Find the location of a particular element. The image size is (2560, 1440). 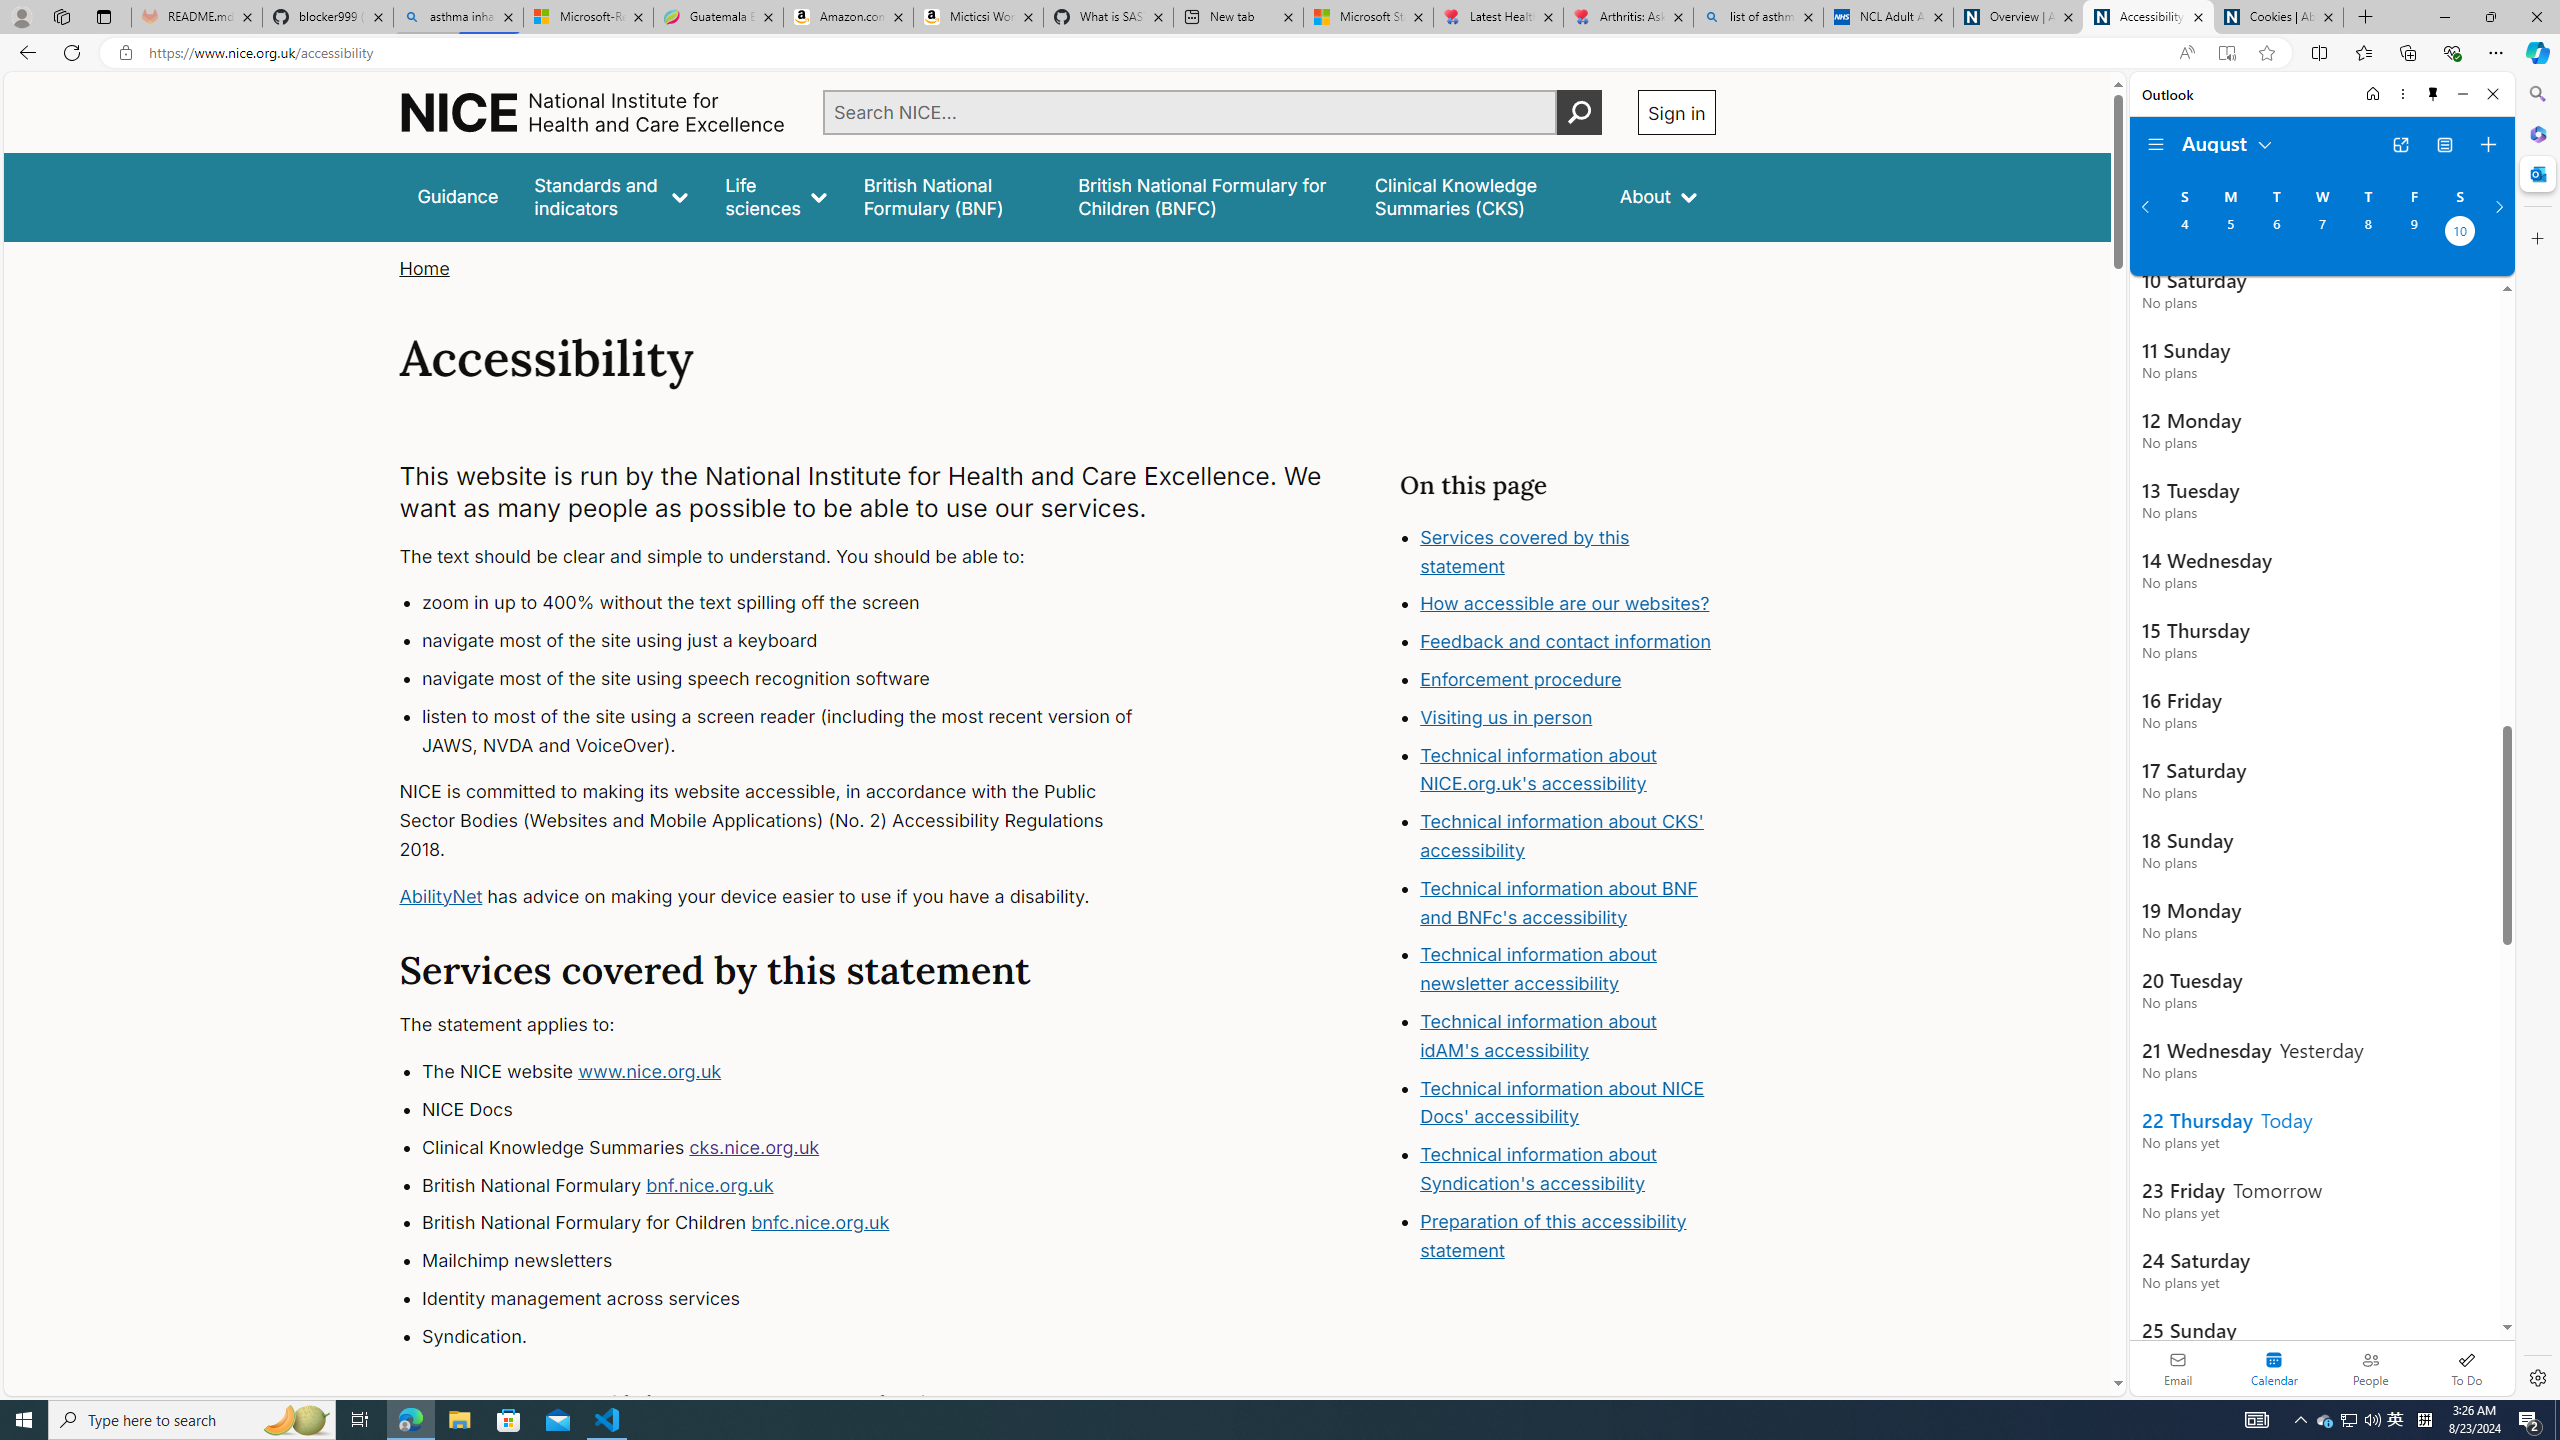

'About' is located at coordinates (1656, 196).